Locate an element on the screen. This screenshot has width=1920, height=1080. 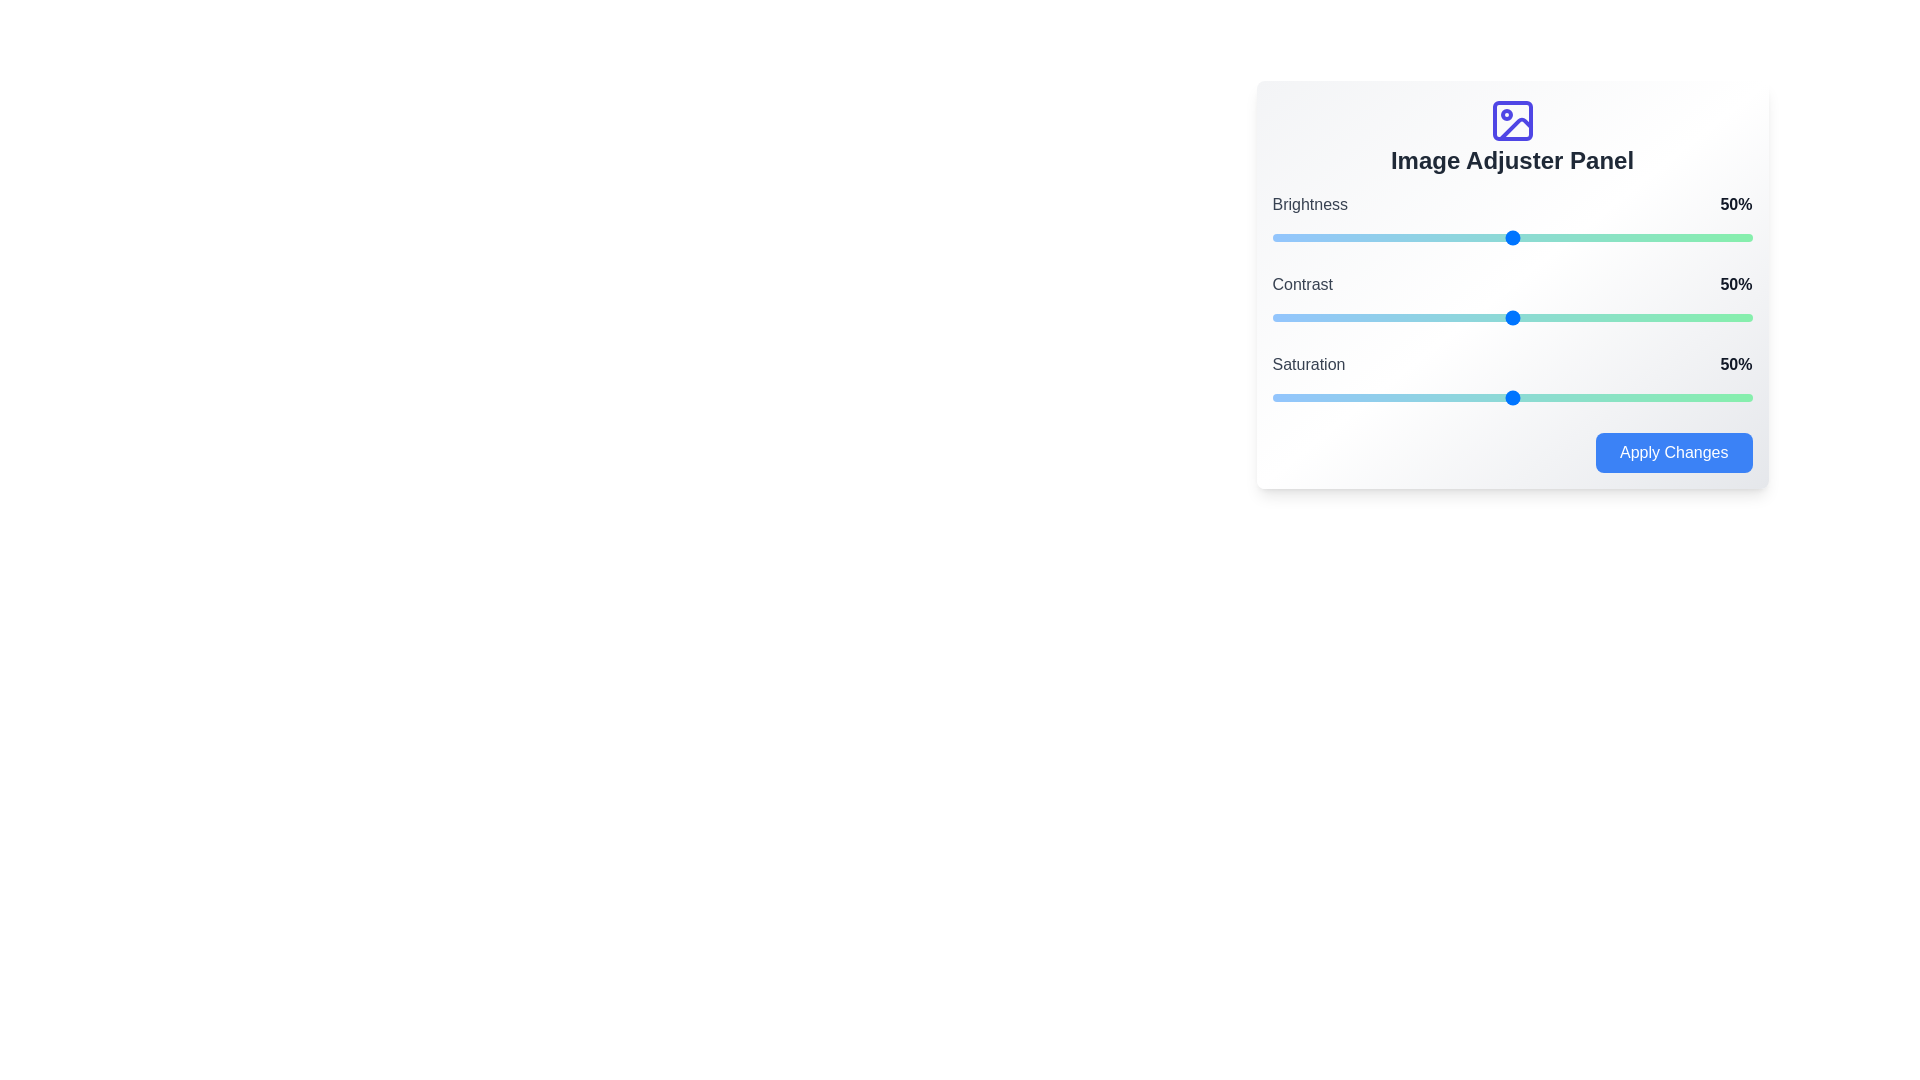
the saturation slider to 1% is located at coordinates (1276, 397).